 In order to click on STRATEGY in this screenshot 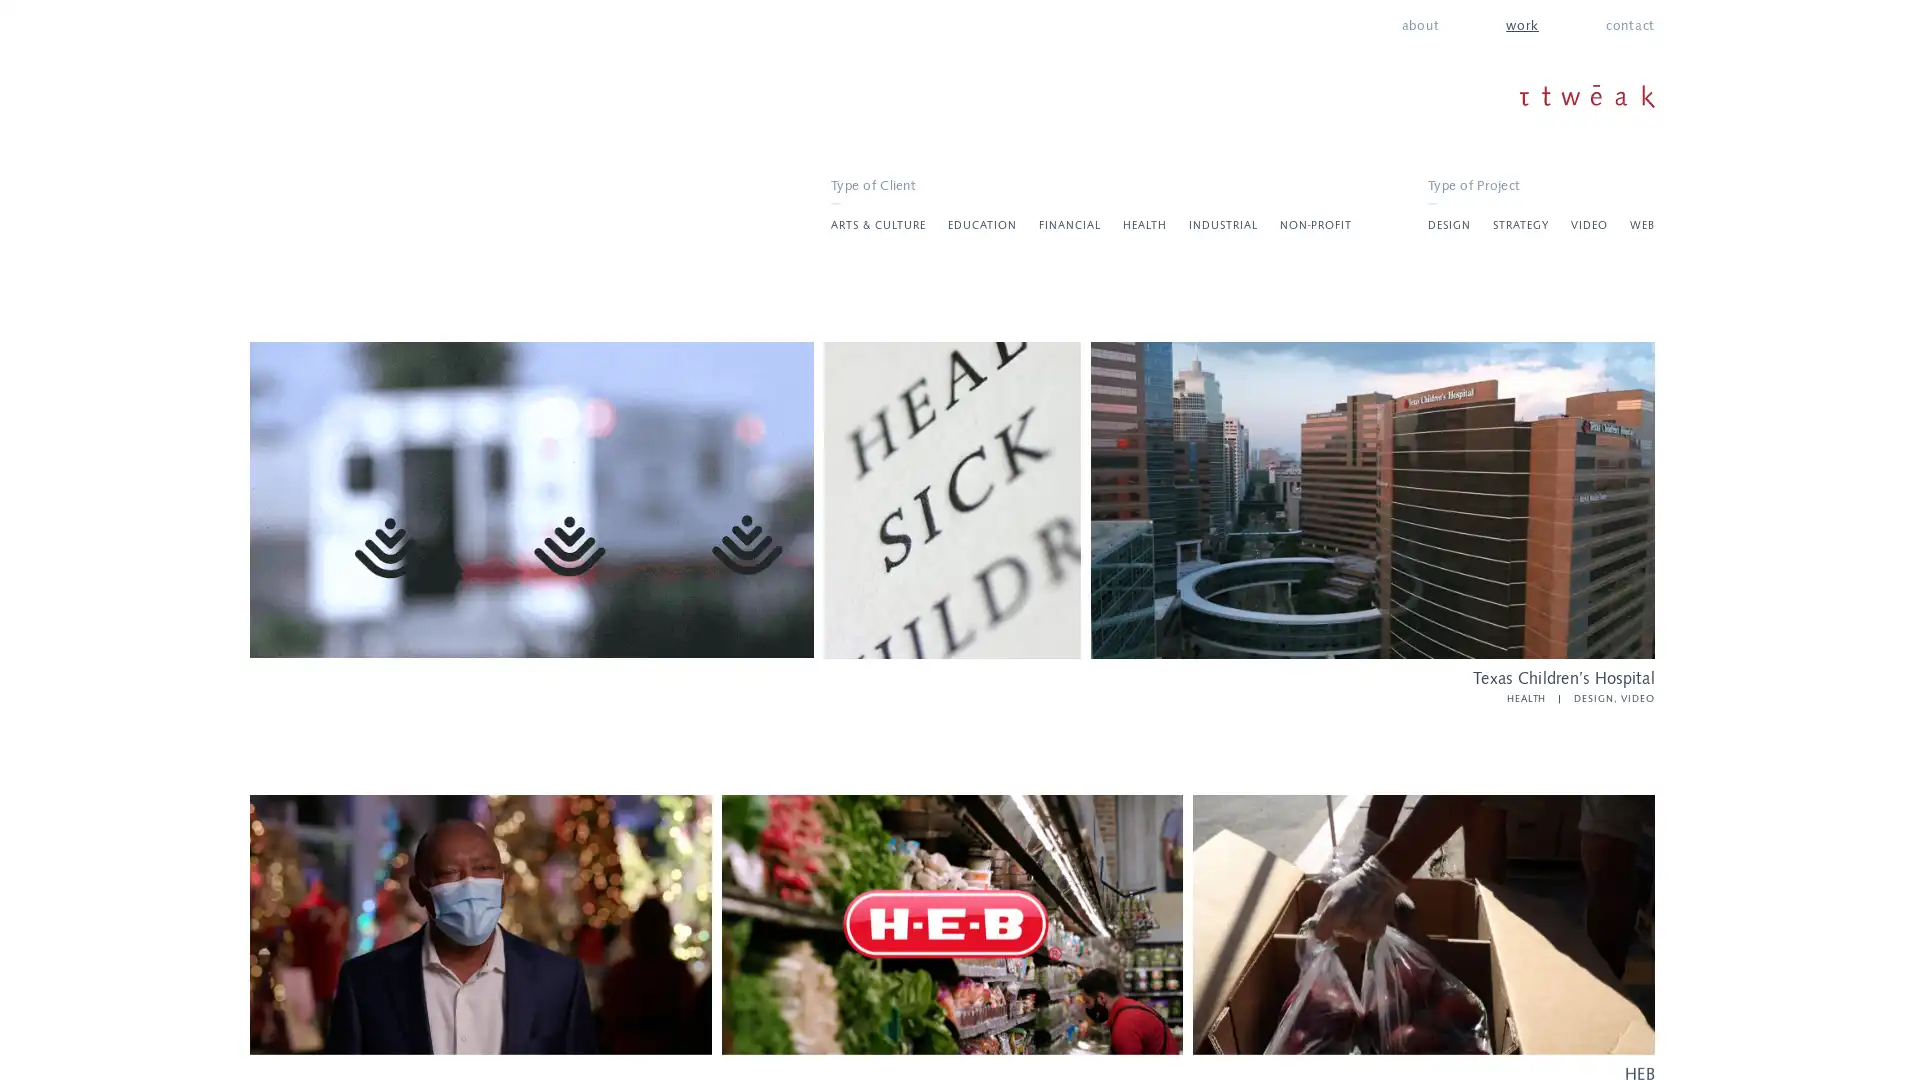, I will do `click(1520, 225)`.